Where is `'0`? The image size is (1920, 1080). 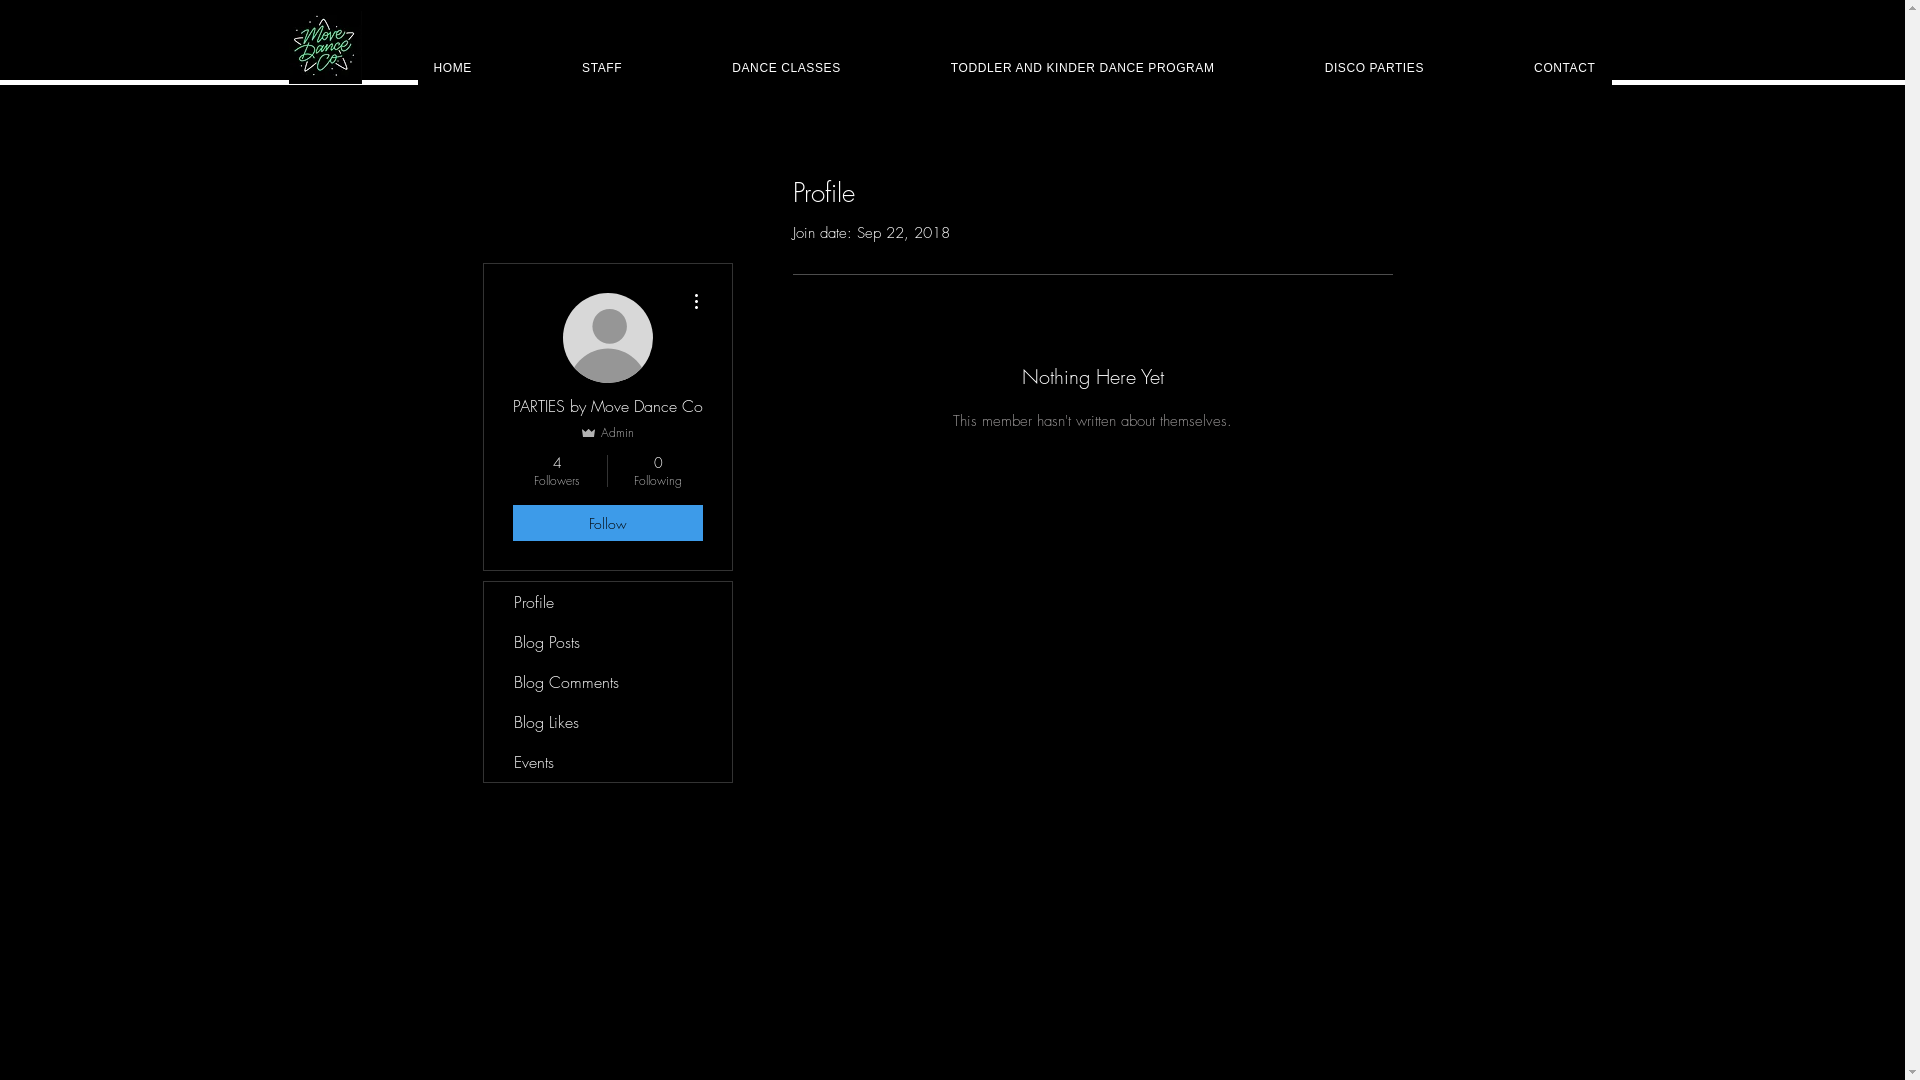
'0 is located at coordinates (658, 470).